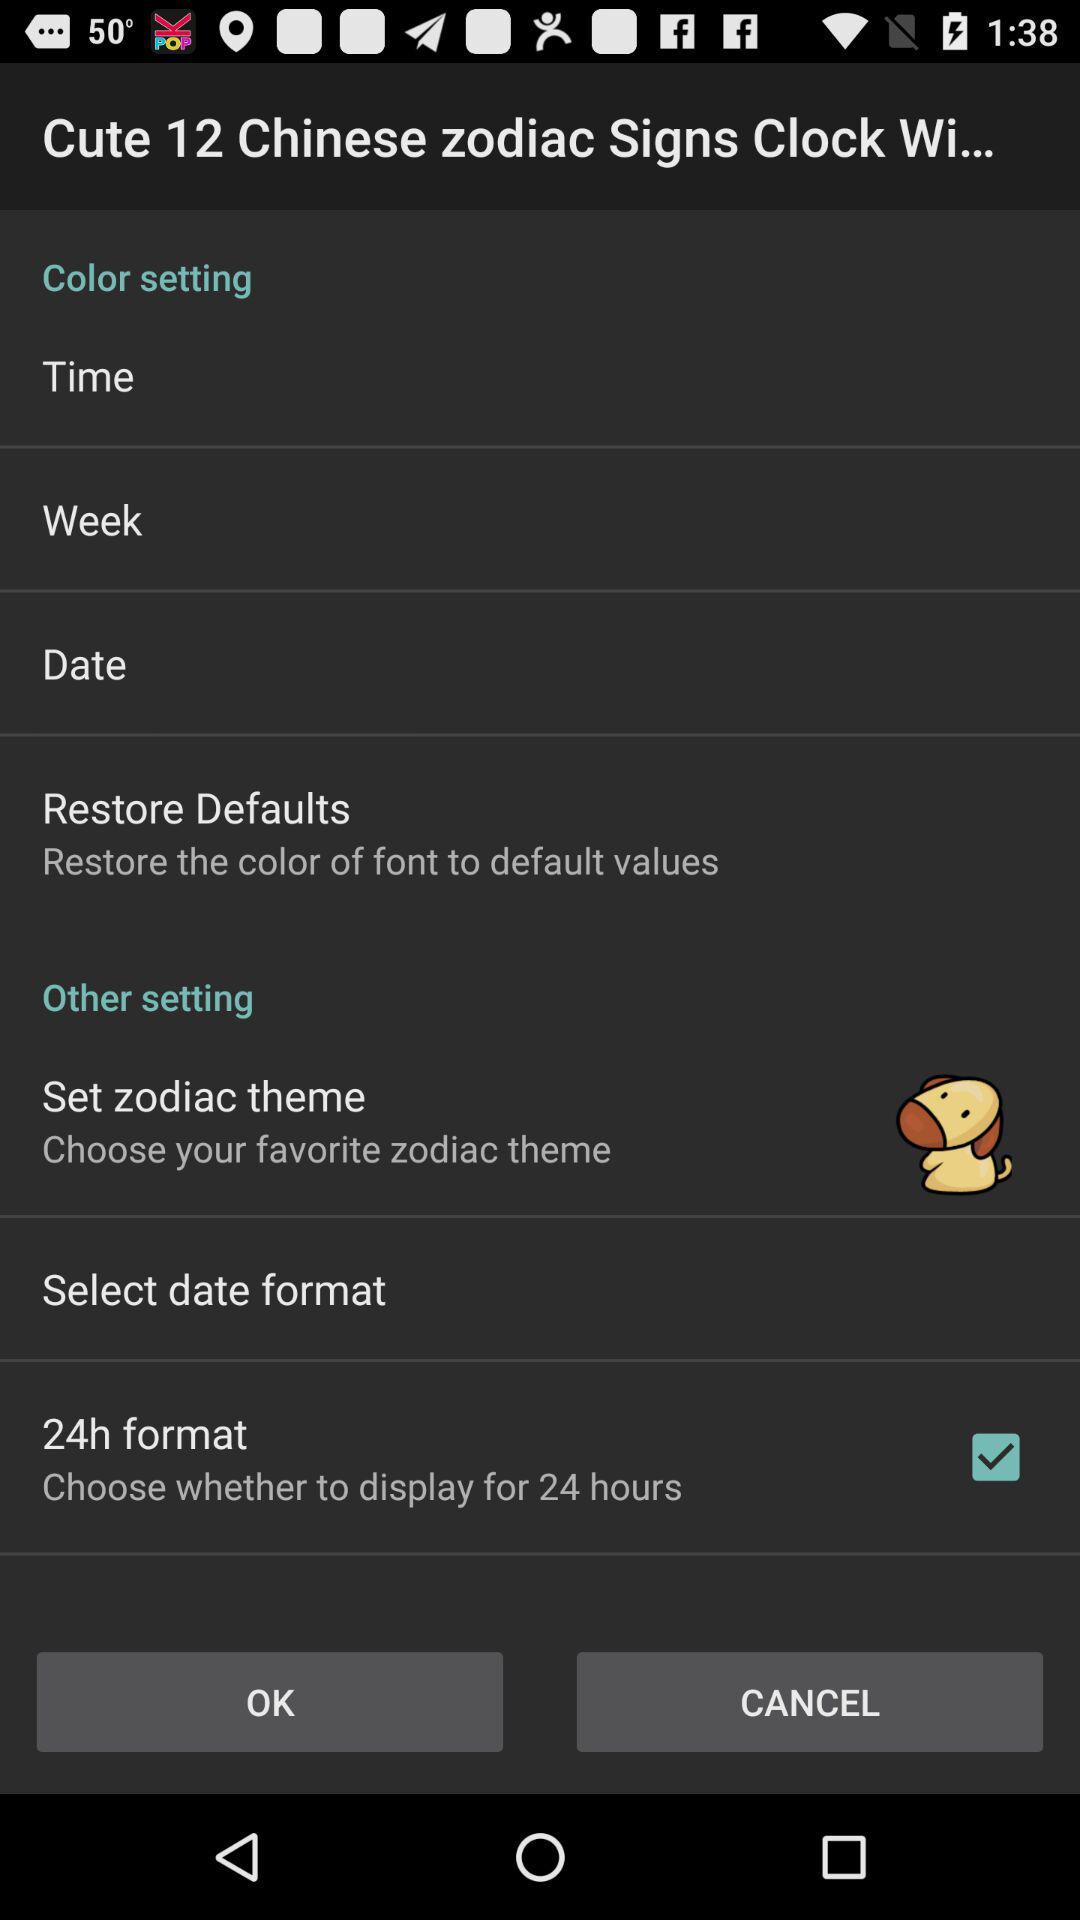 This screenshot has width=1080, height=1920. What do you see at coordinates (214, 1288) in the screenshot?
I see `the select date format app` at bounding box center [214, 1288].